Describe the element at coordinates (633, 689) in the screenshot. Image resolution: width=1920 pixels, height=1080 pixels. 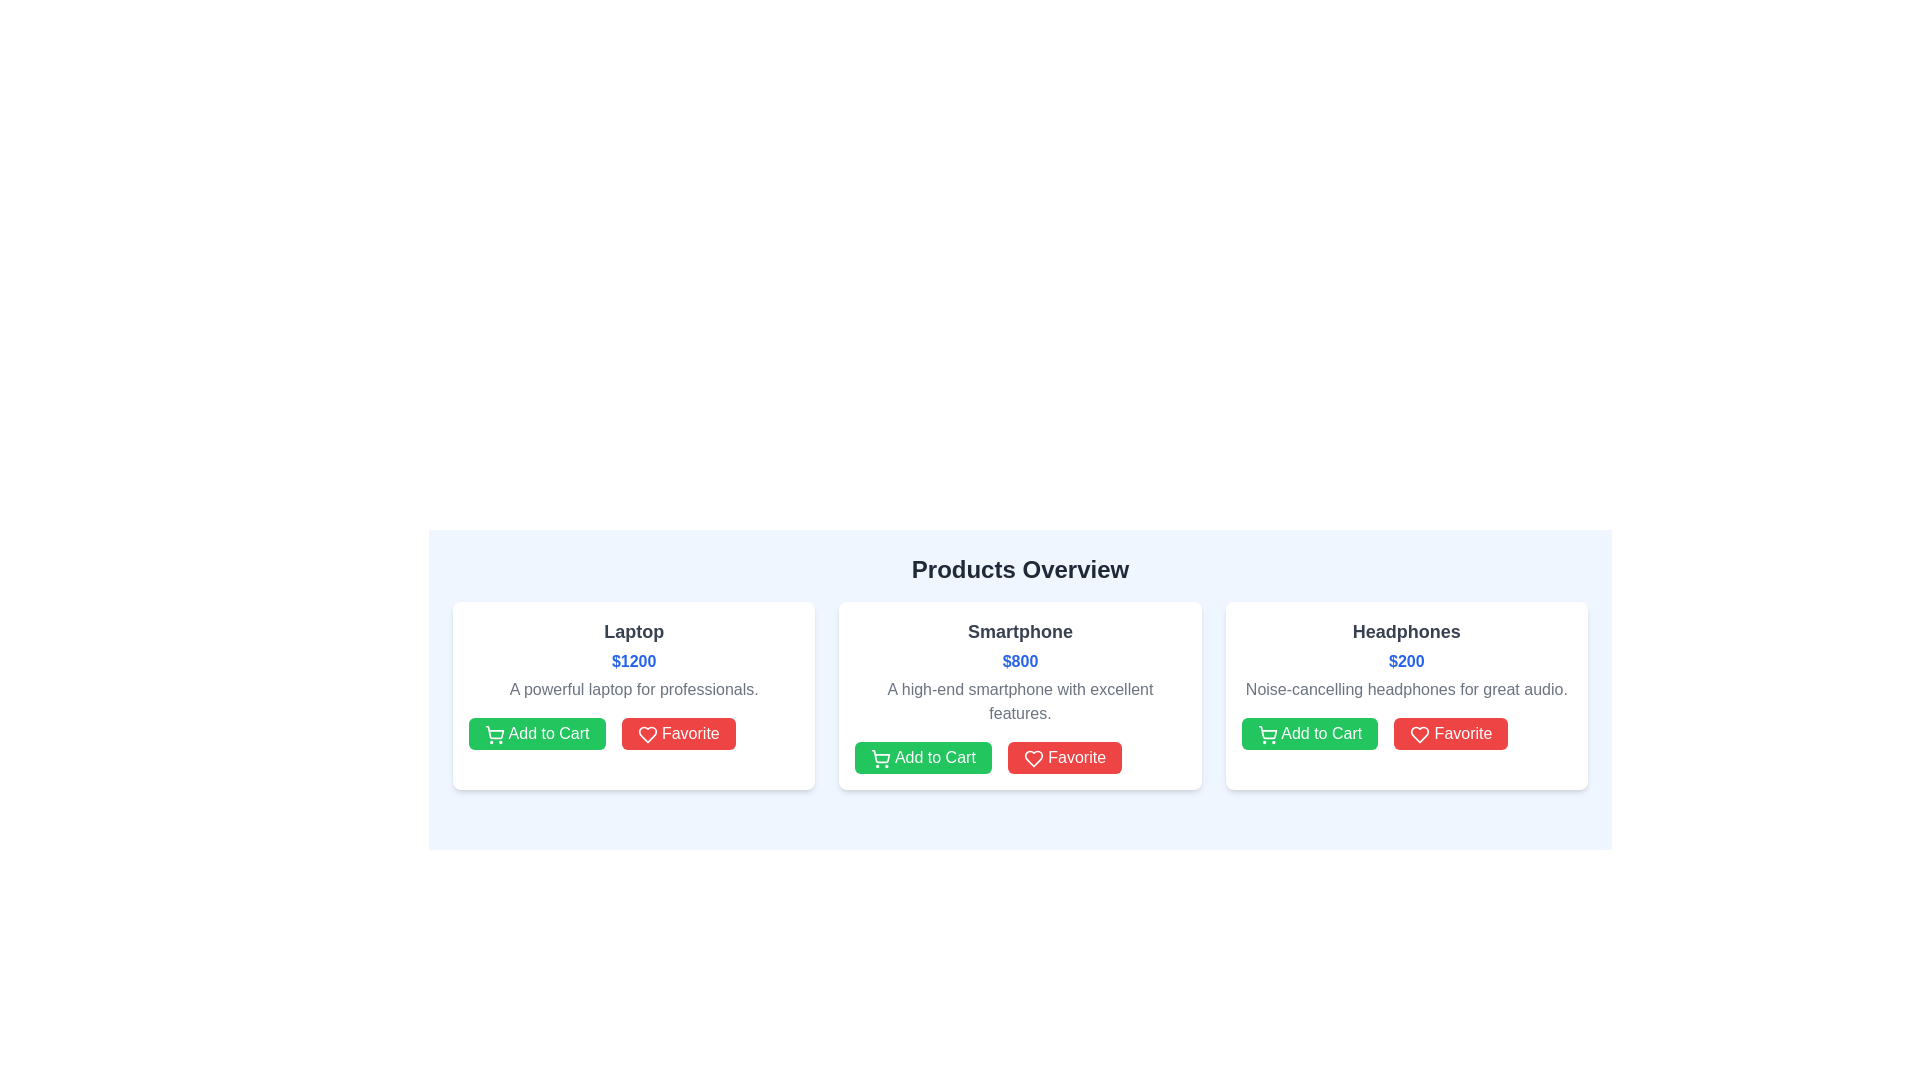
I see `the product description text located in the first column of the product card, which is positioned below the price '$1200' and above the 'Add to Cart' and 'Favorite' buttons` at that location.